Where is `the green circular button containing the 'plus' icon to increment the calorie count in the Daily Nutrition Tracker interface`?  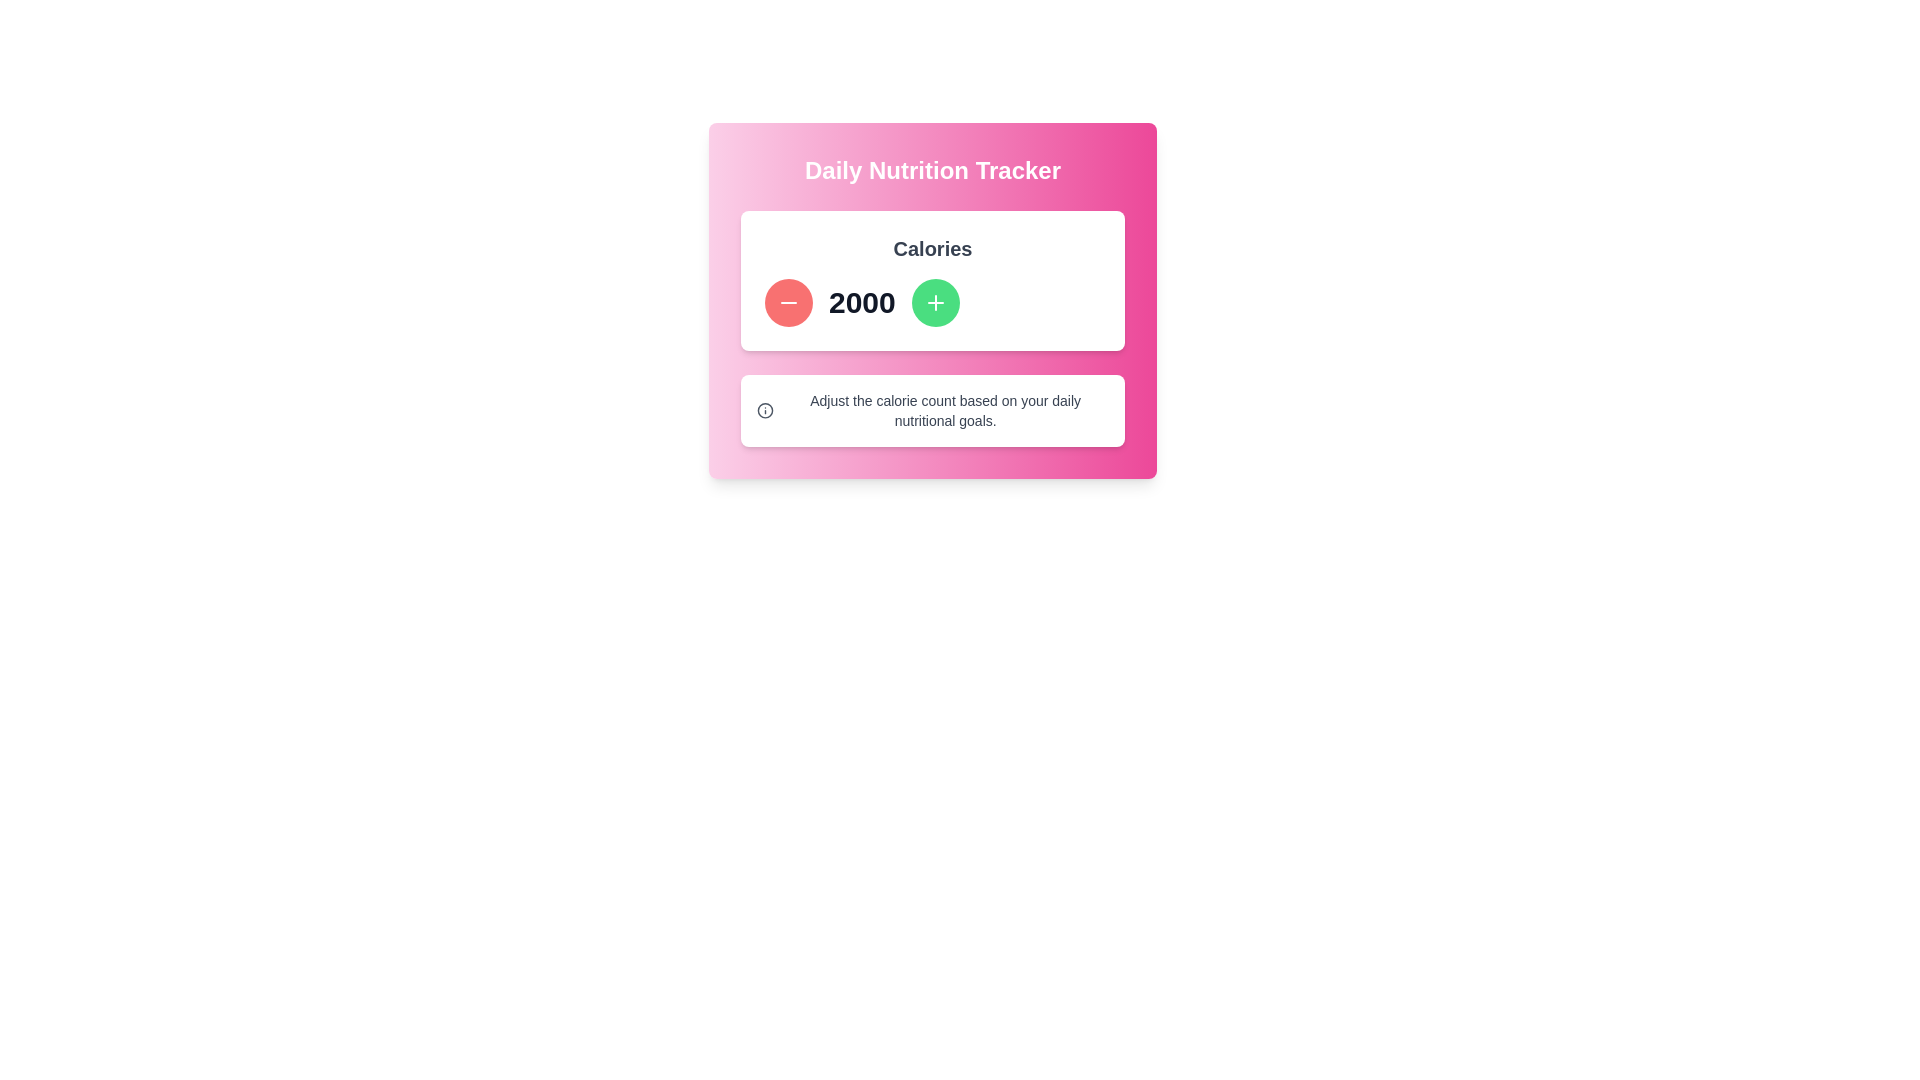 the green circular button containing the 'plus' icon to increment the calorie count in the Daily Nutrition Tracker interface is located at coordinates (934, 303).